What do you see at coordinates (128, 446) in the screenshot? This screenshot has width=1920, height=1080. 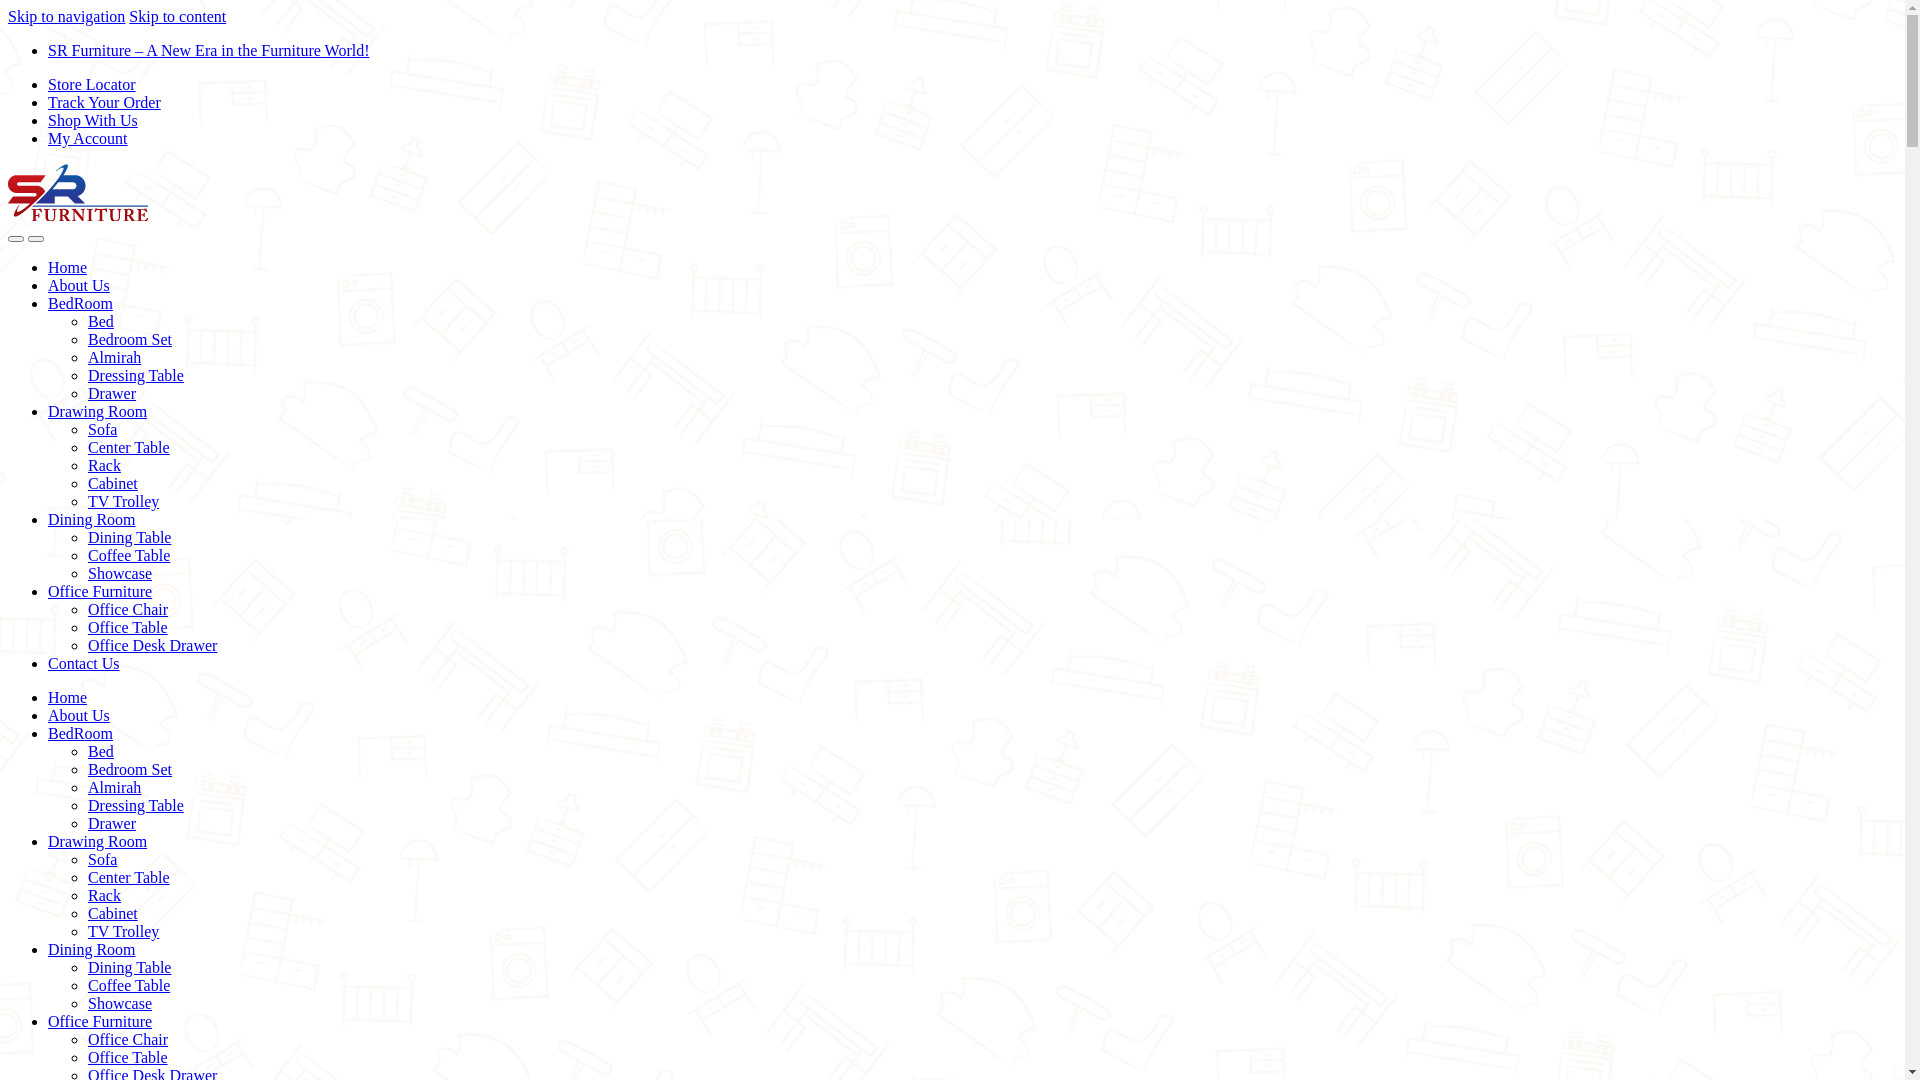 I see `'Center Table'` at bounding box center [128, 446].